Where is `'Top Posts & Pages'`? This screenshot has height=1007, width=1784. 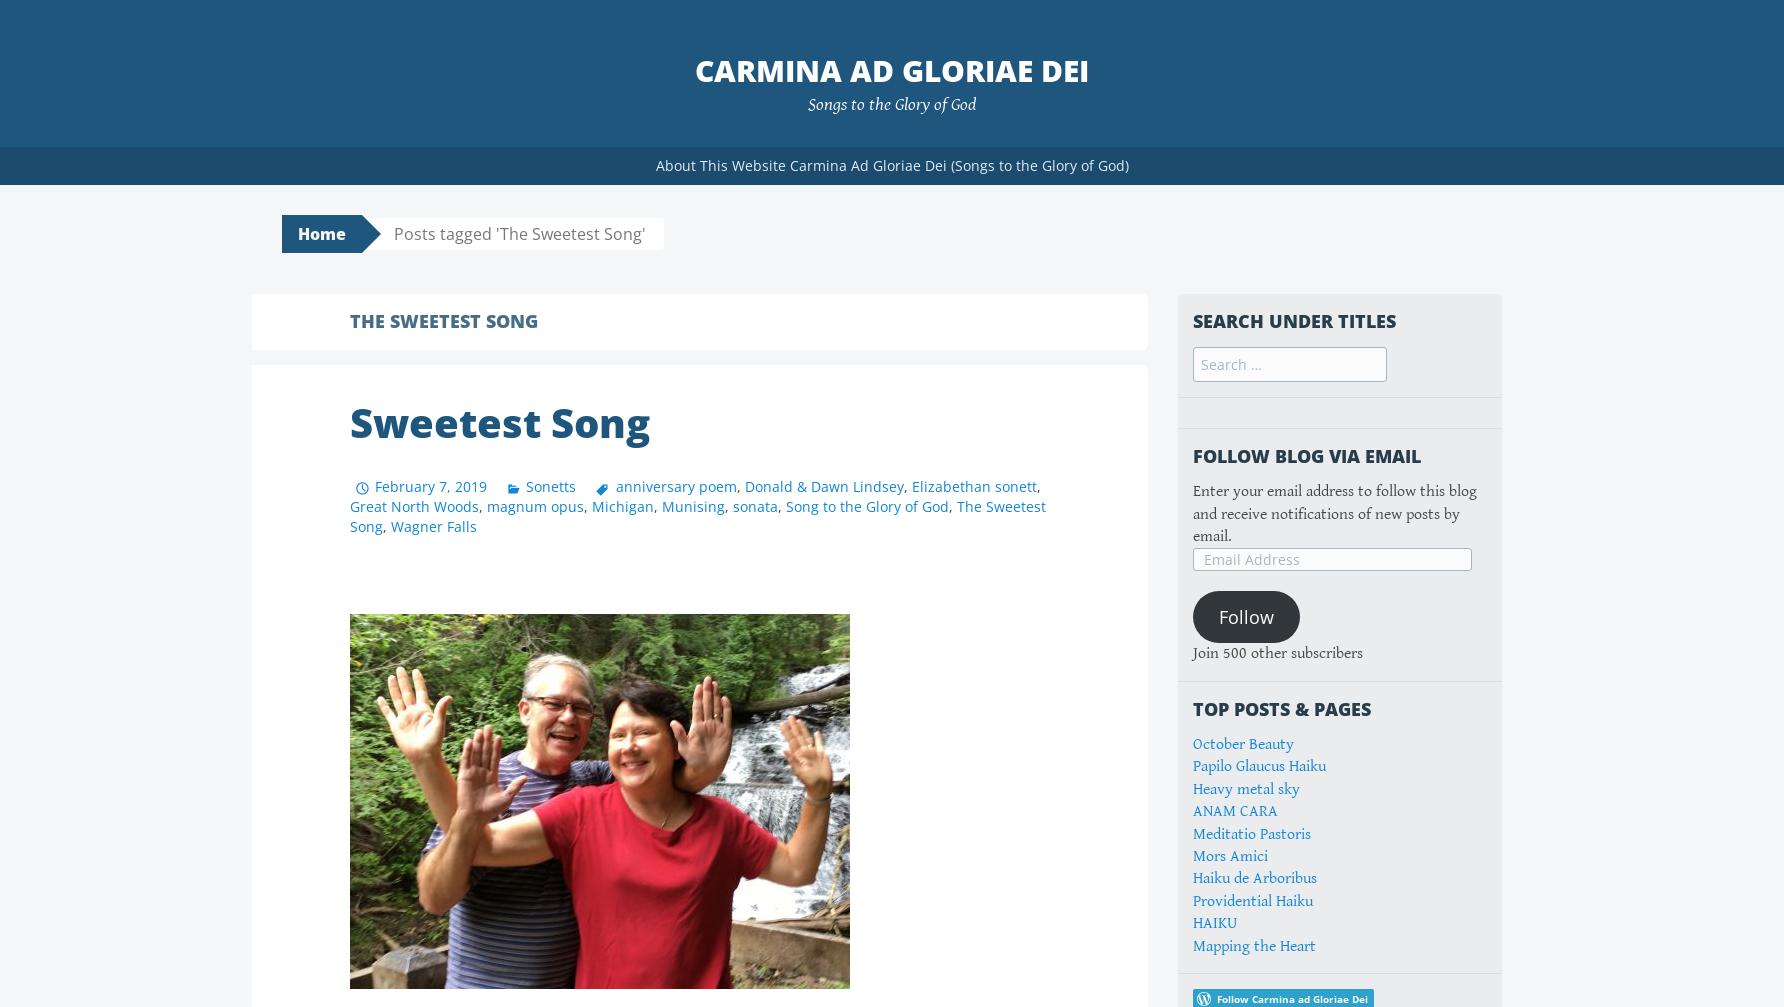
'Top Posts & Pages' is located at coordinates (1280, 707).